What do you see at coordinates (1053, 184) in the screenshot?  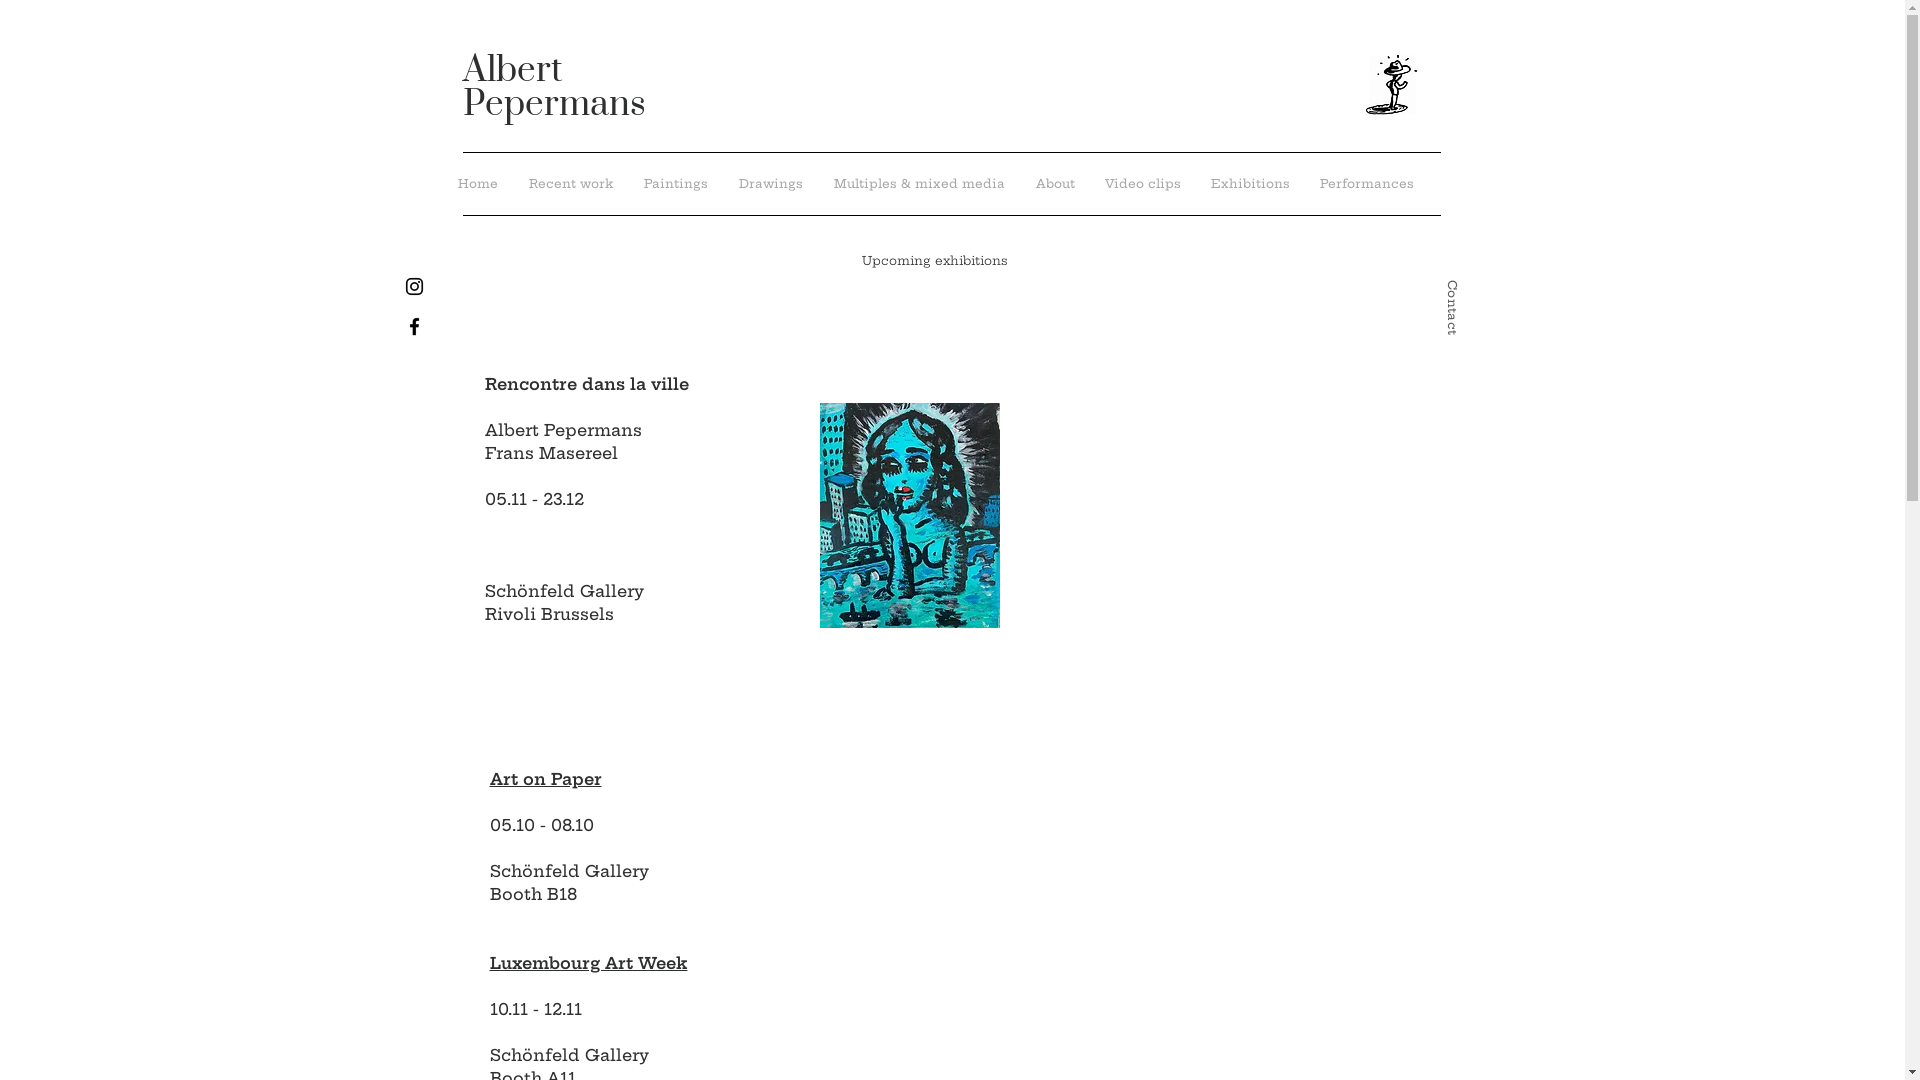 I see `'About'` at bounding box center [1053, 184].